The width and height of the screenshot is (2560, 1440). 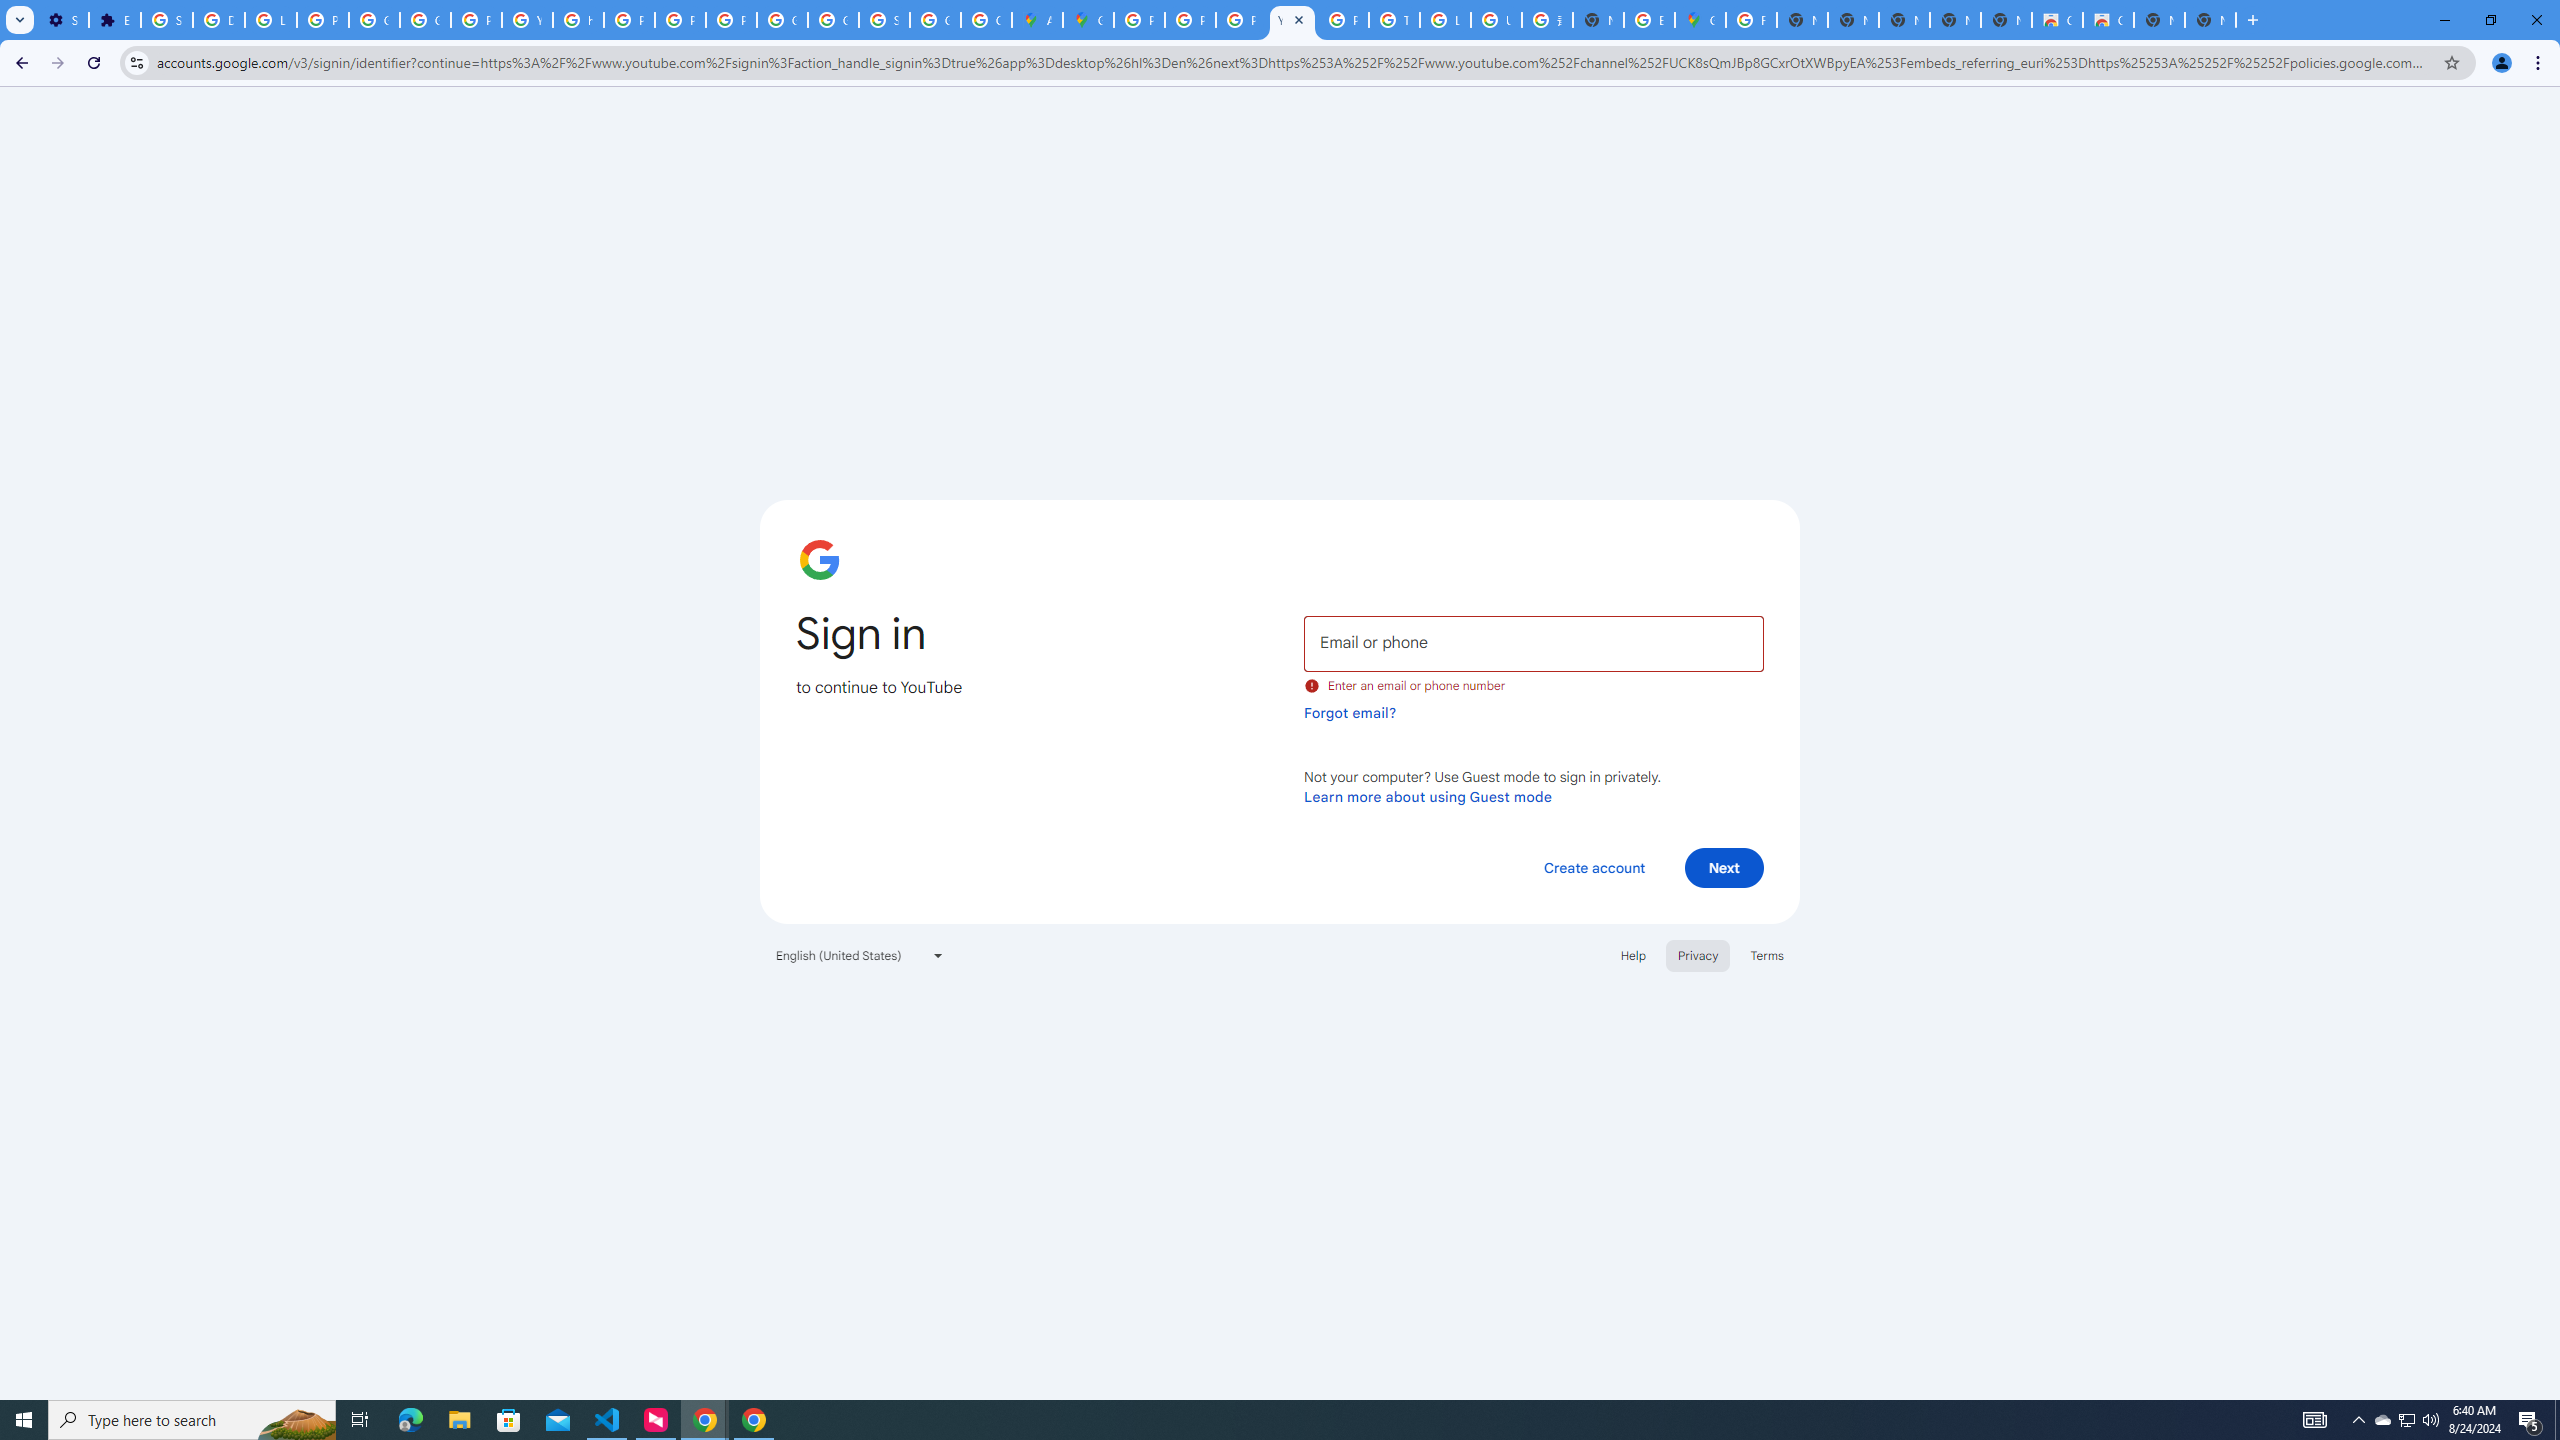 What do you see at coordinates (167, 19) in the screenshot?
I see `'Sign in - Google Accounts'` at bounding box center [167, 19].